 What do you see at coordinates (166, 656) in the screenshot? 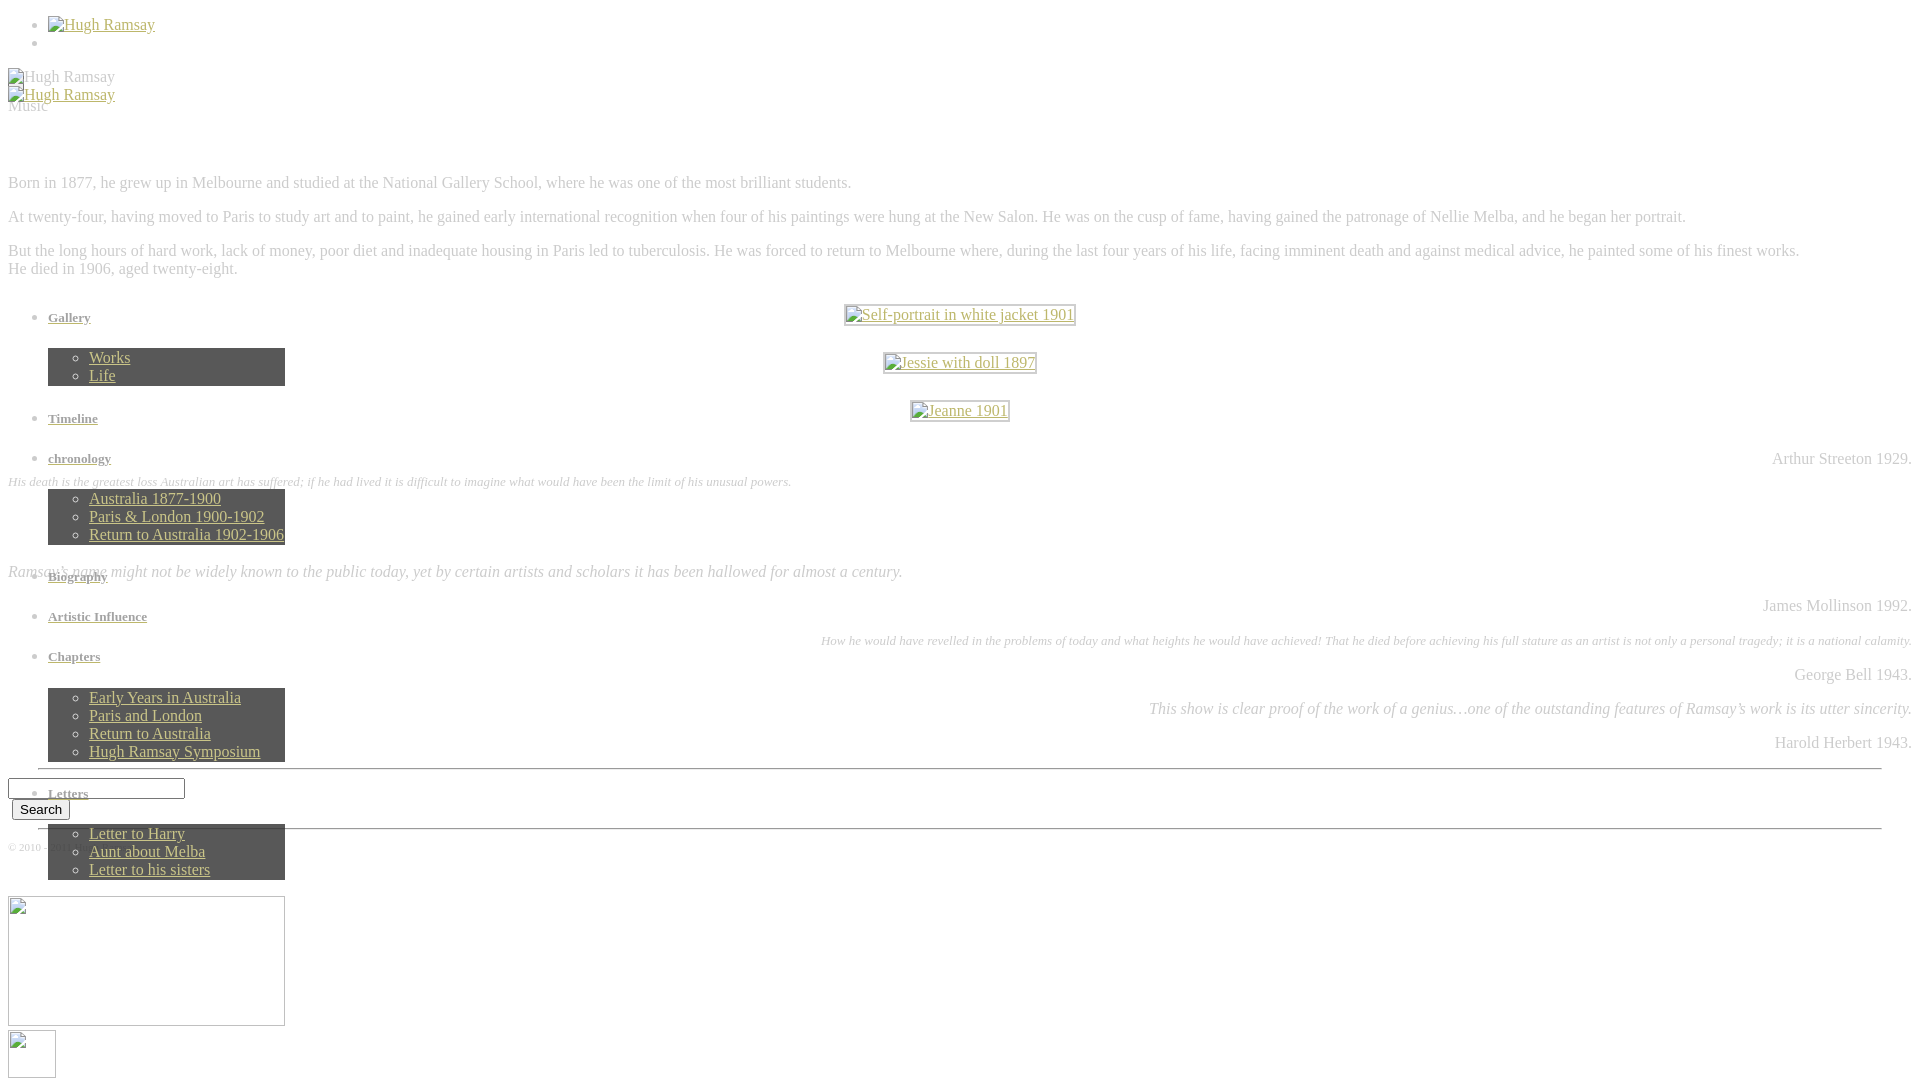
I see `'Chapters'` at bounding box center [166, 656].